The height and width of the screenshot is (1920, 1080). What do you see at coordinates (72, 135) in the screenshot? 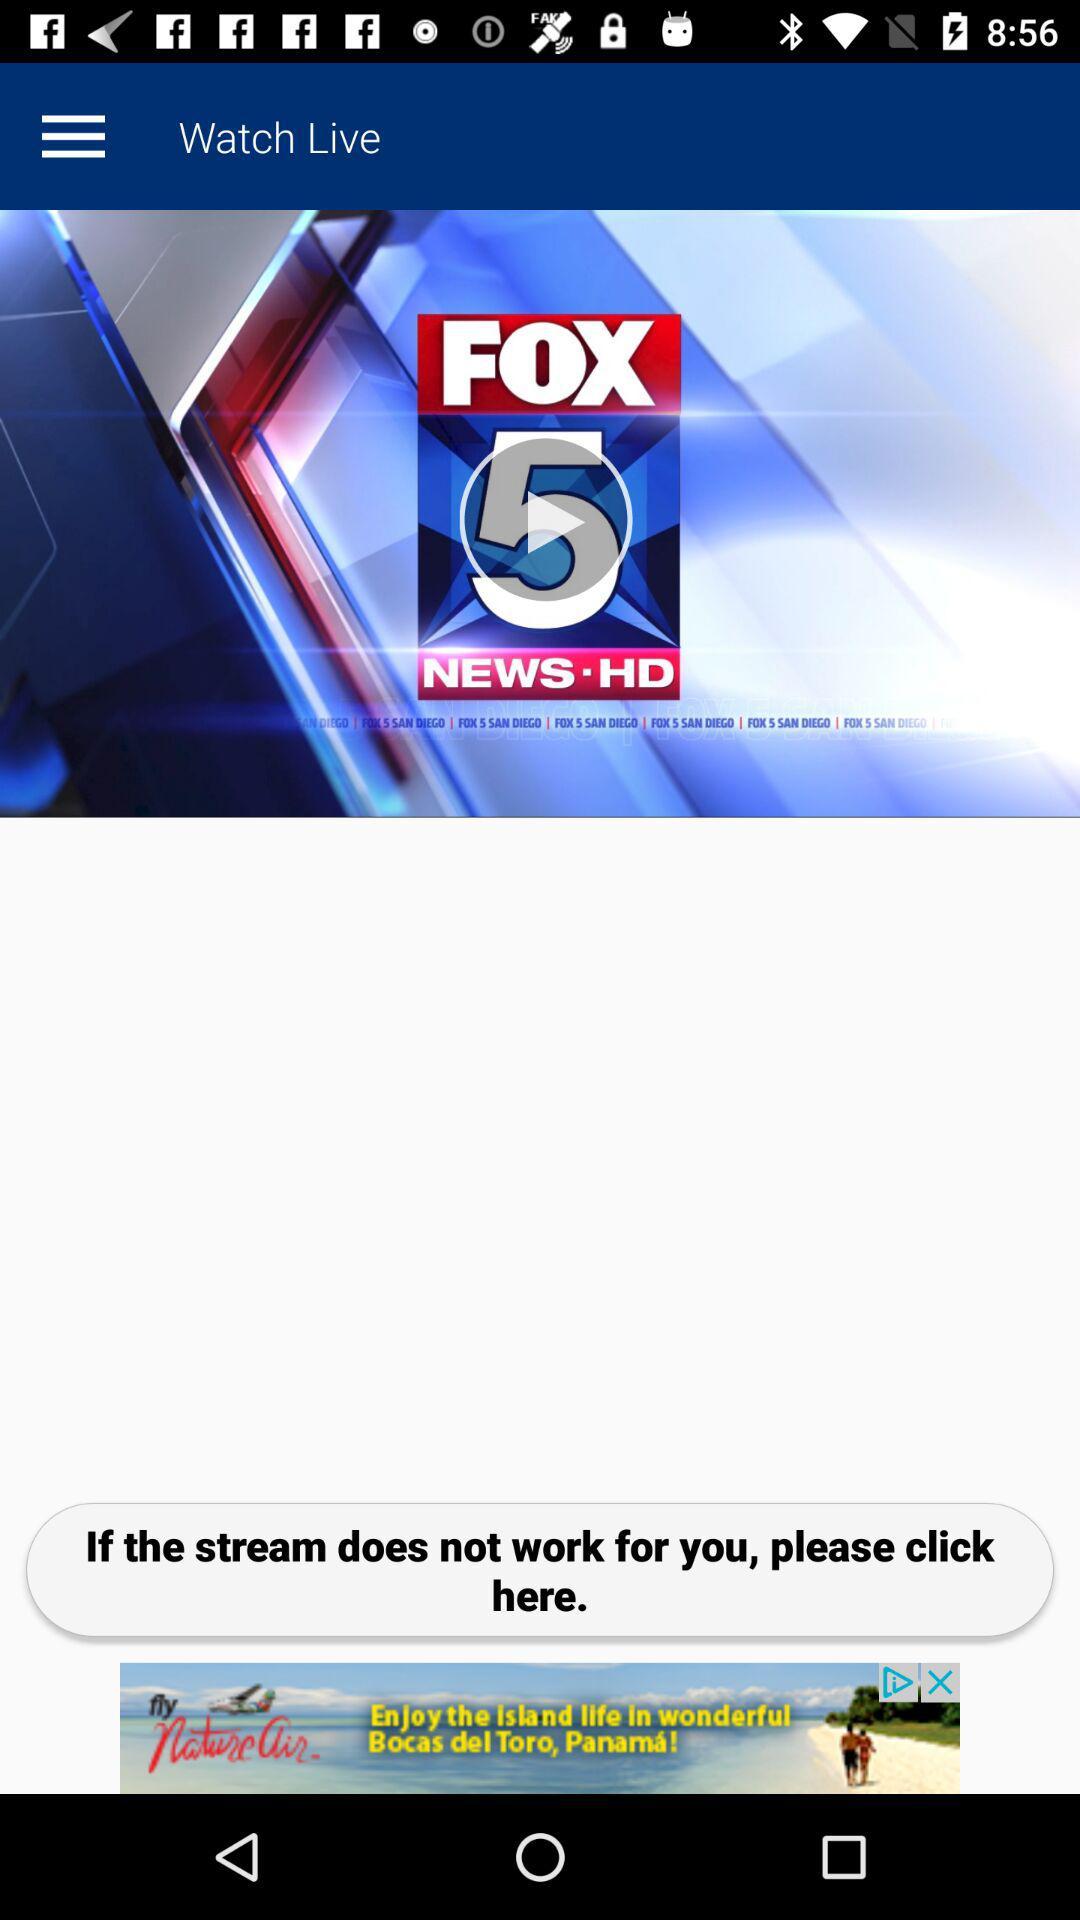
I see `stteting` at bounding box center [72, 135].